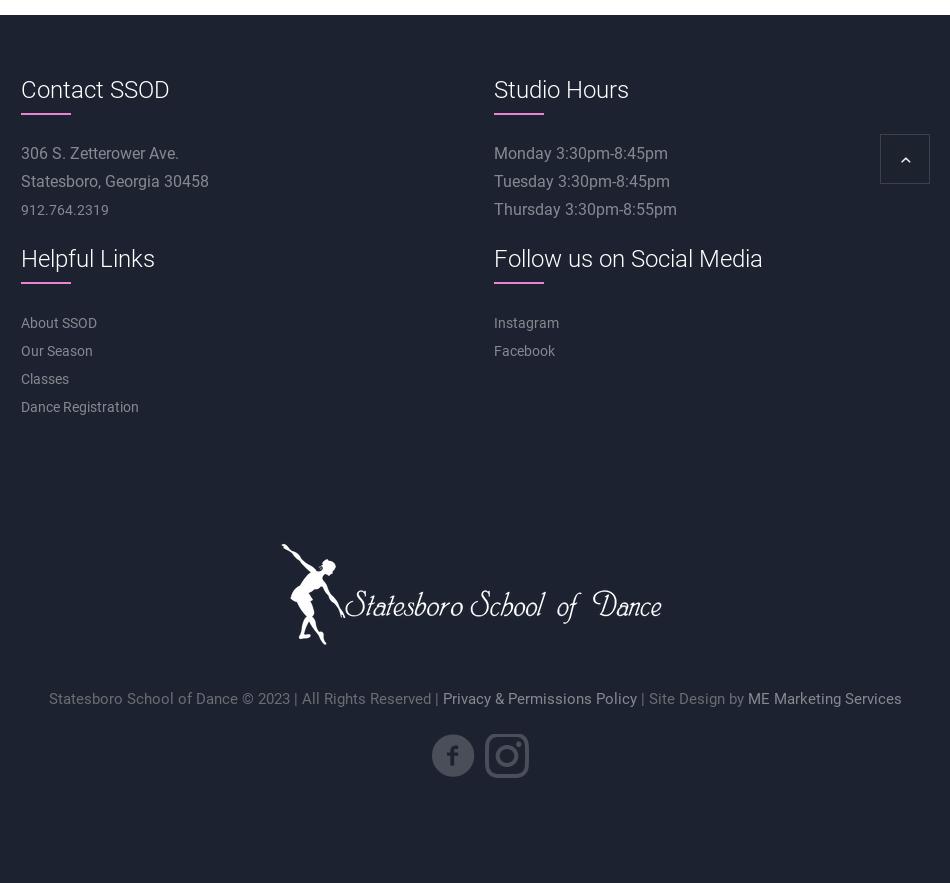 The width and height of the screenshot is (950, 883). What do you see at coordinates (98, 153) in the screenshot?
I see `'306 S. Zetterower Ave.'` at bounding box center [98, 153].